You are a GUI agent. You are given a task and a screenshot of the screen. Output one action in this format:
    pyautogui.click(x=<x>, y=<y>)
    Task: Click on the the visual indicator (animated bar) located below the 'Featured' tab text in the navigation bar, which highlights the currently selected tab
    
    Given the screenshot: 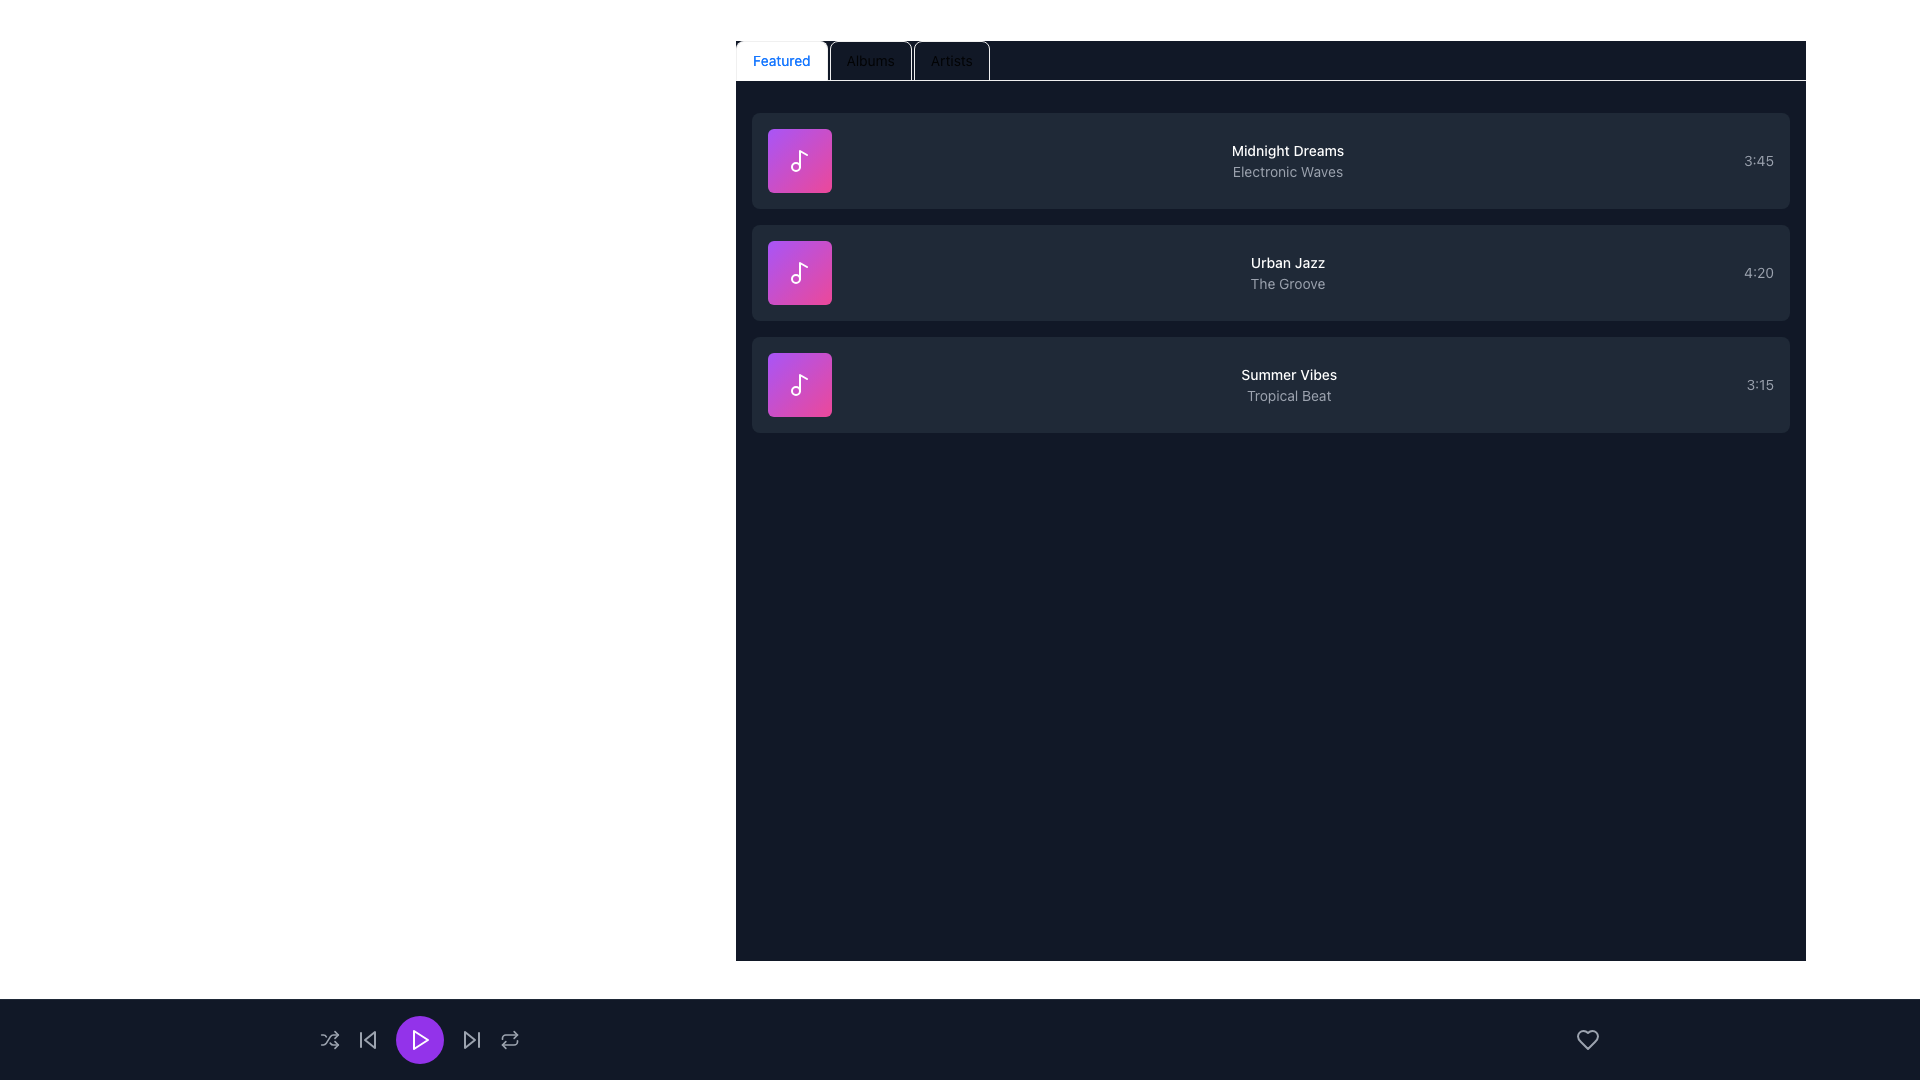 What is the action you would take?
    pyautogui.click(x=780, y=79)
    